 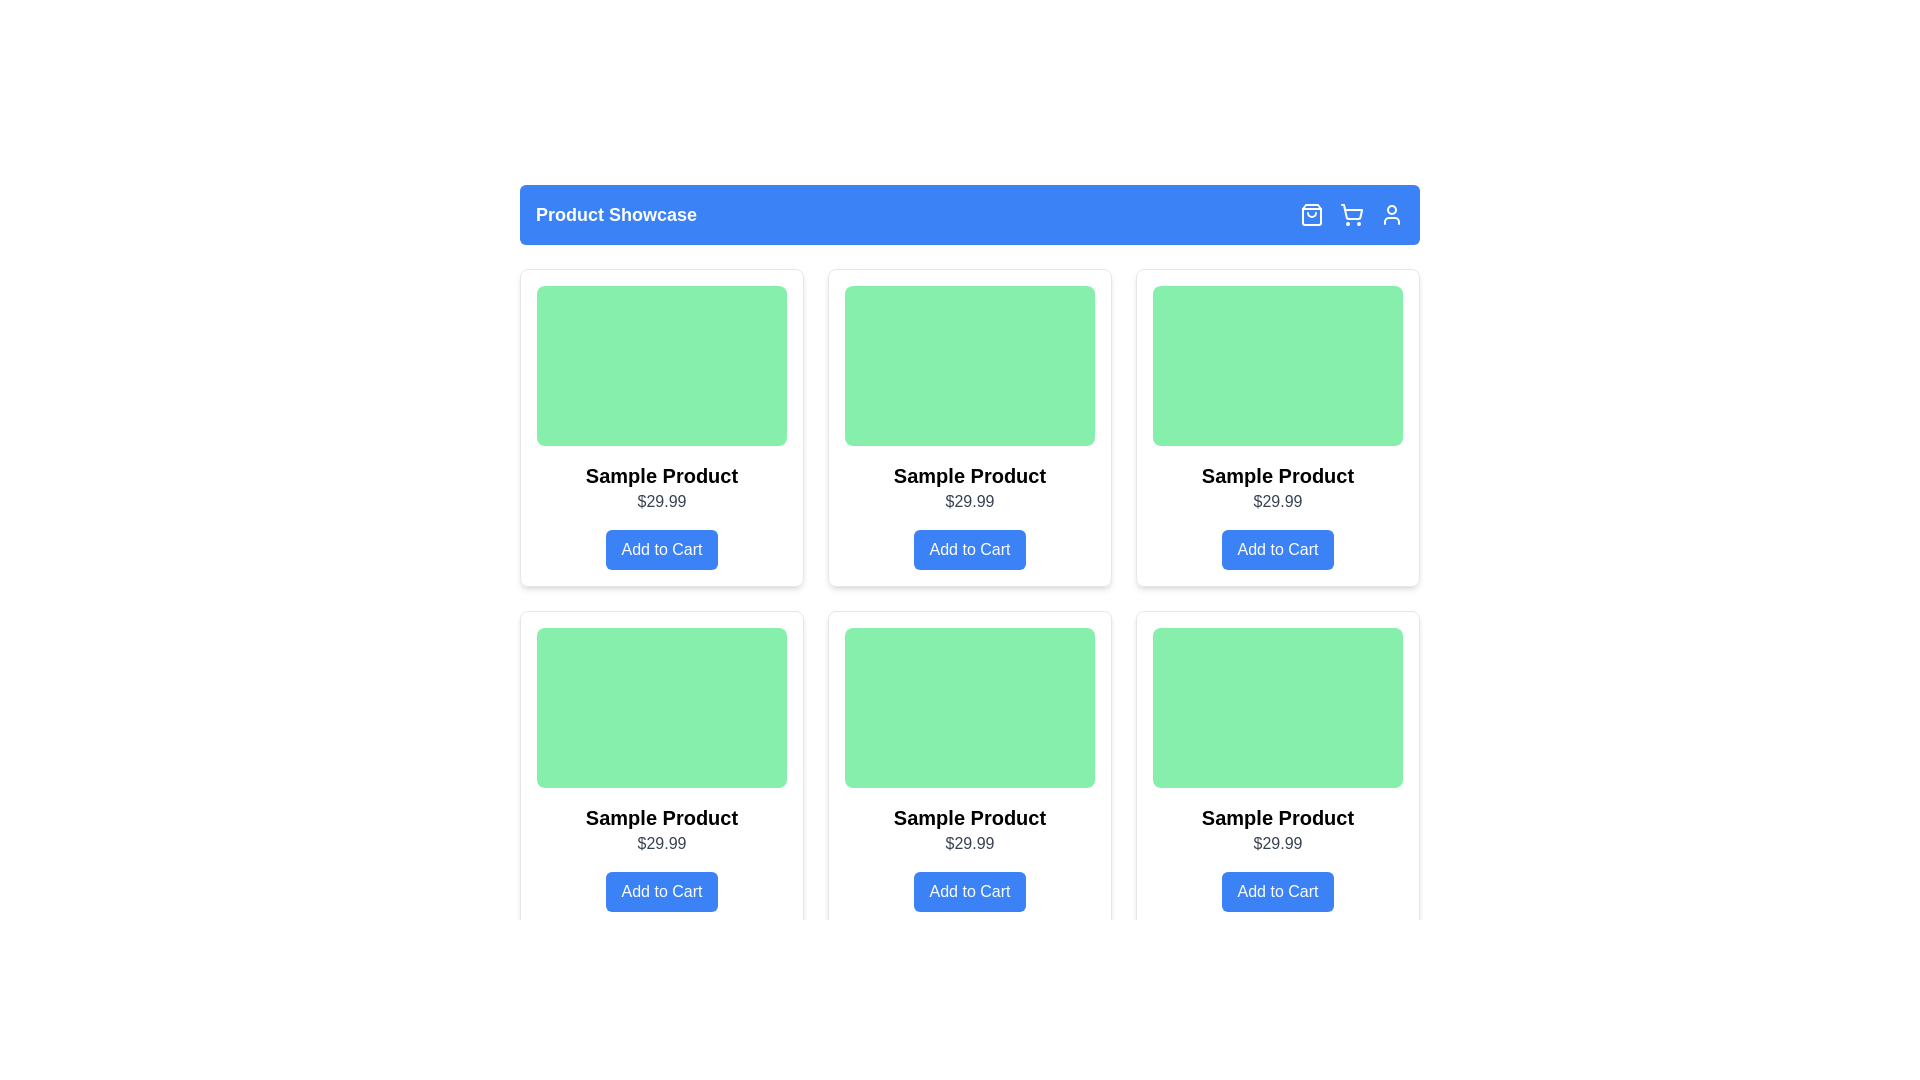 I want to click on product name label located in the first row and first column of the product card, situated below the green header area, using developer tools, so click(x=662, y=475).